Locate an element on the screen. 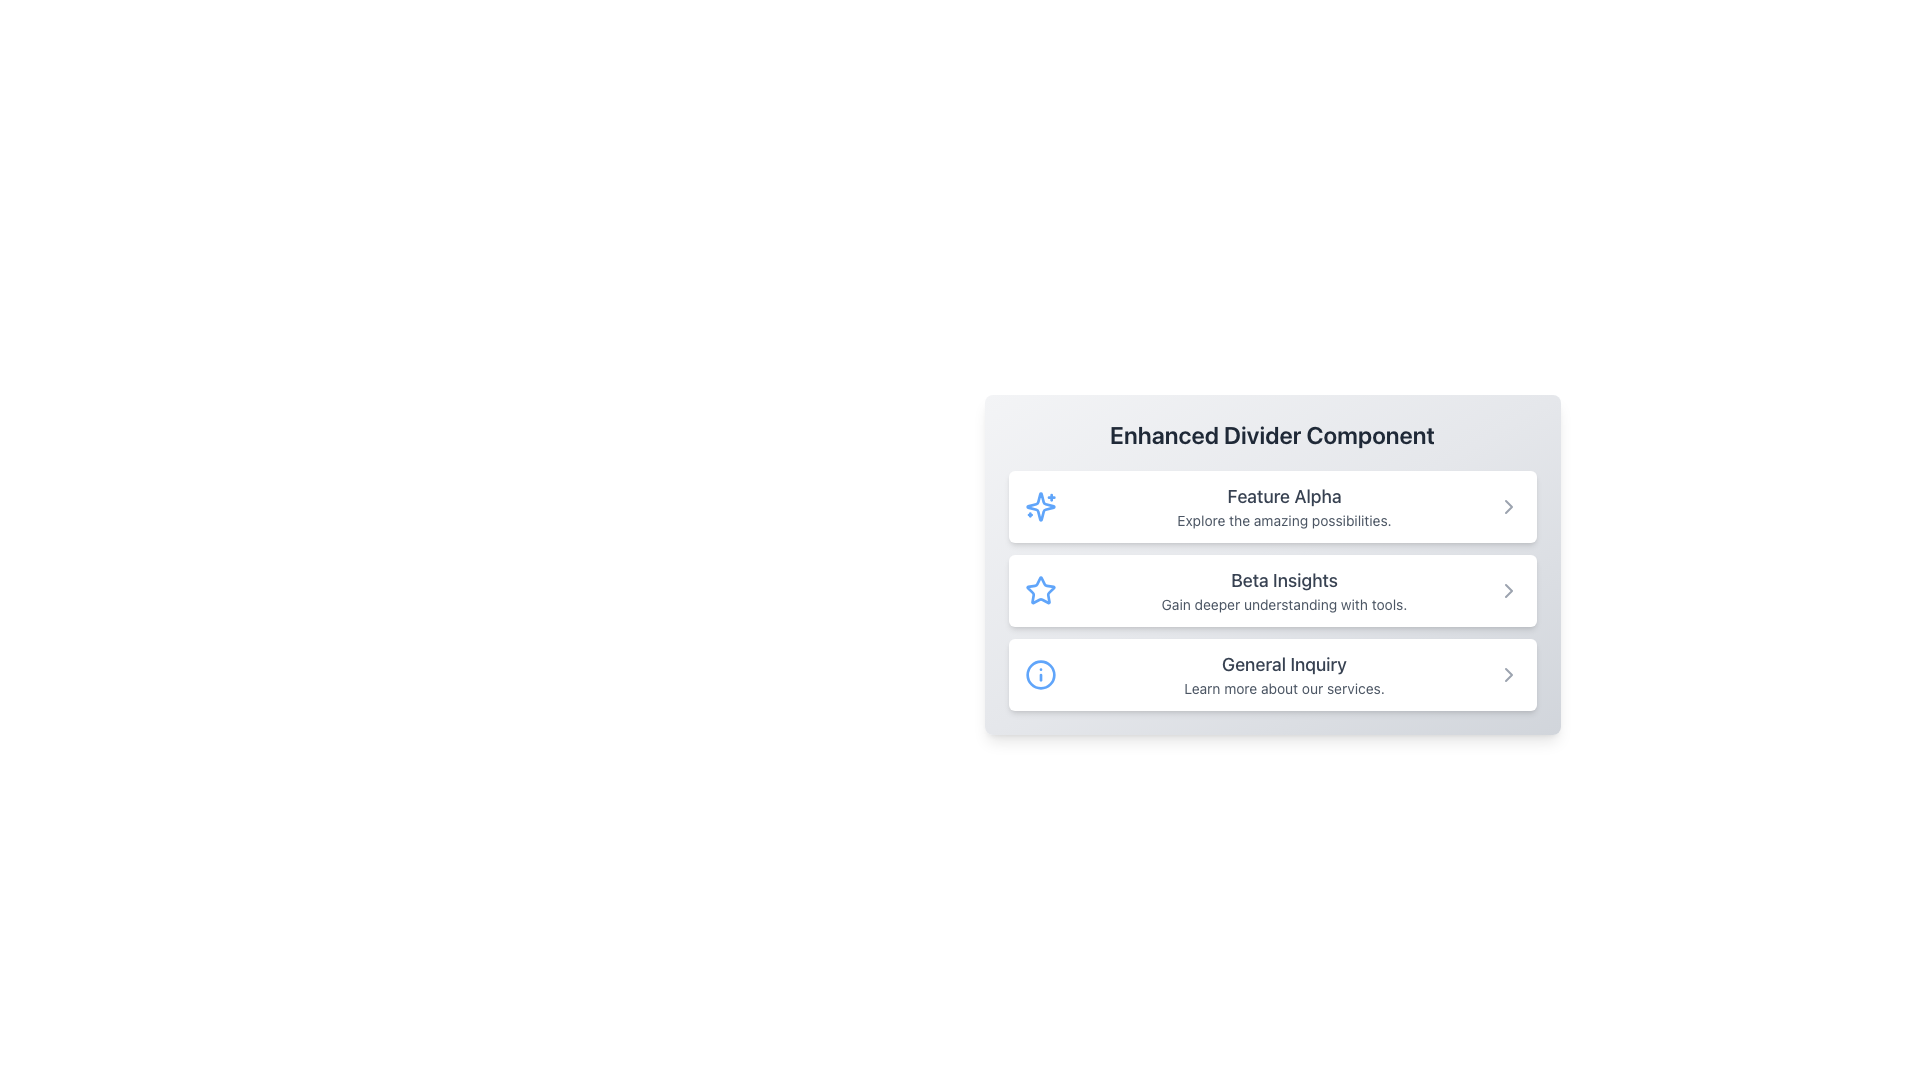  the circular blue 'info' icon located to the left of the 'General Inquiry' text is located at coordinates (1040, 675).